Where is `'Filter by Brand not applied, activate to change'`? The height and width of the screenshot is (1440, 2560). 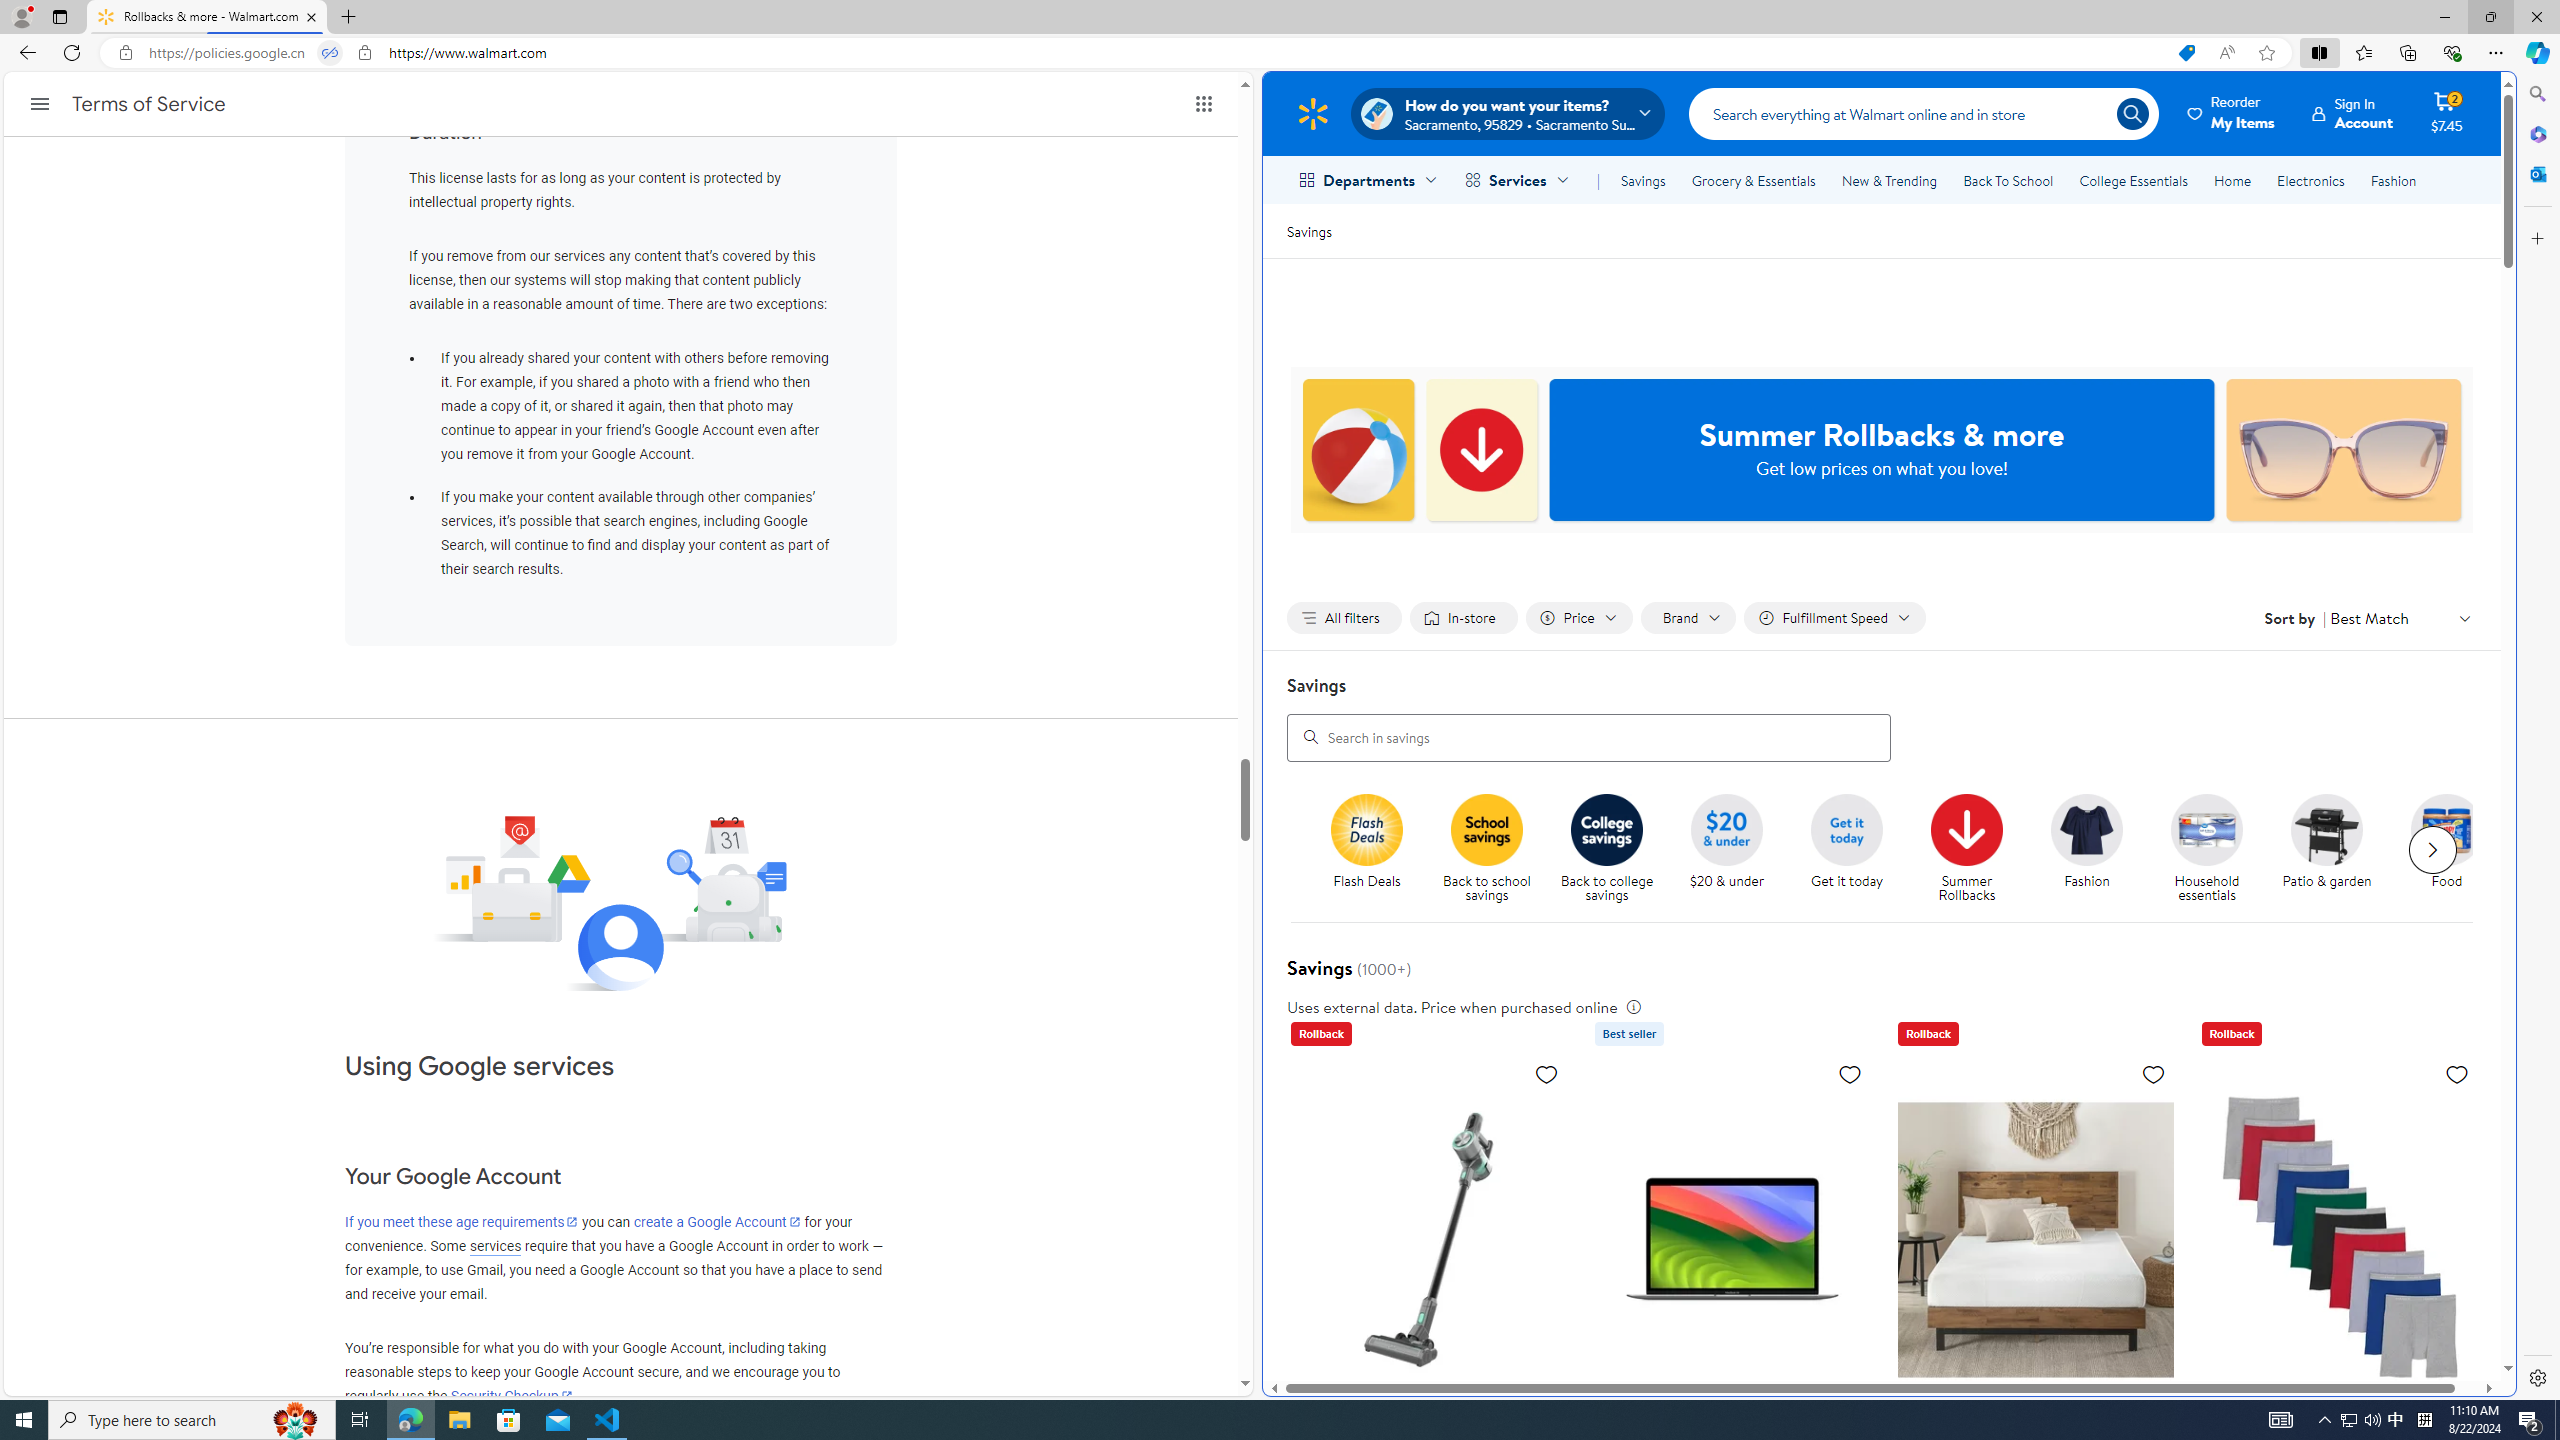
'Filter by Brand not applied, activate to change' is located at coordinates (1688, 617).